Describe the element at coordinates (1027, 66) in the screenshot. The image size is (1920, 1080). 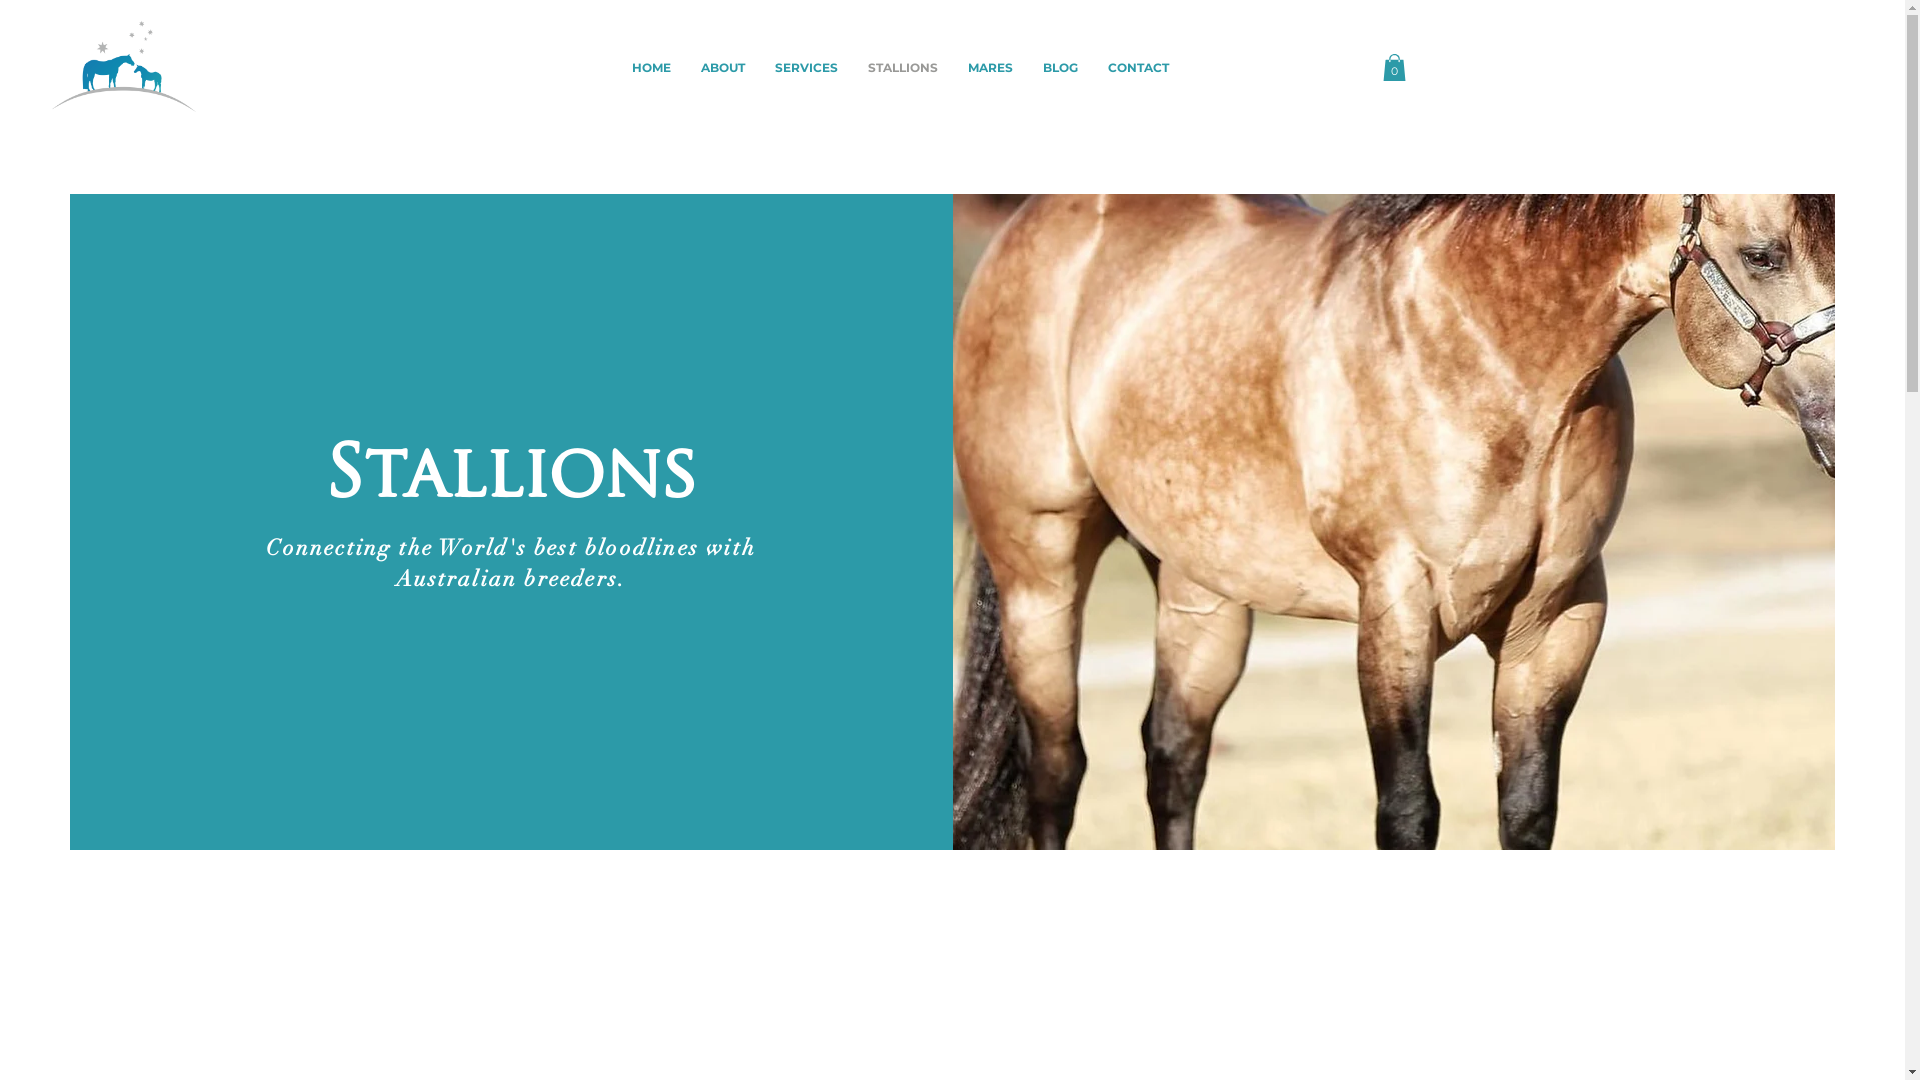
I see `'BLOG'` at that location.